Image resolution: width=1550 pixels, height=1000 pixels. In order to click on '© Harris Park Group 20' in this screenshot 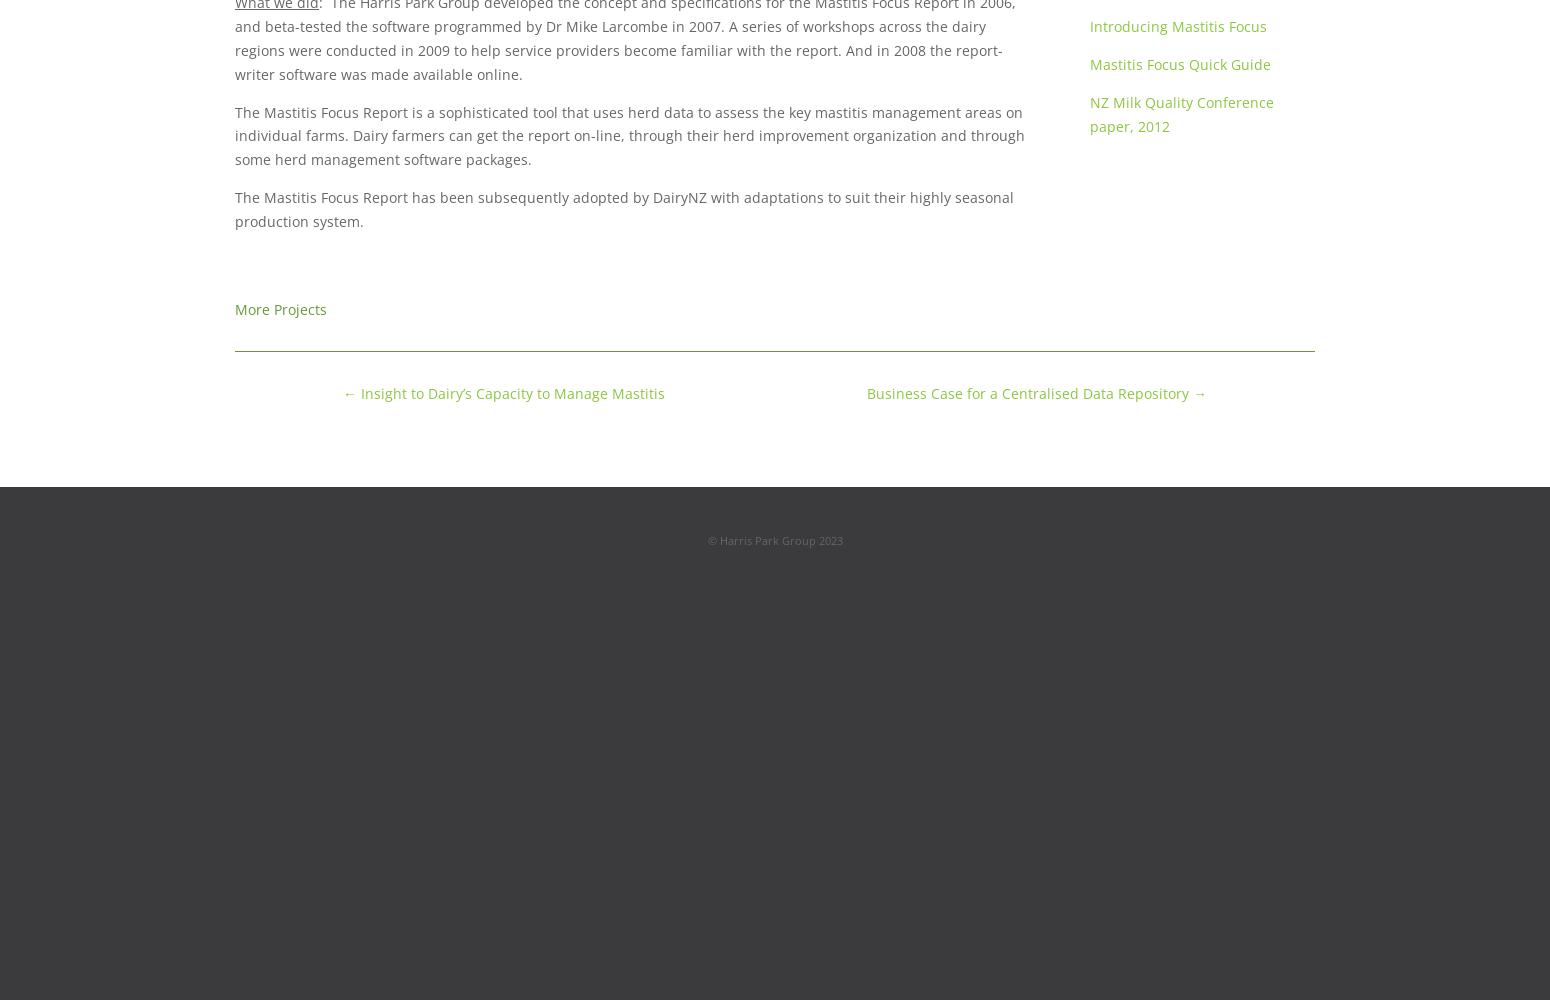, I will do `click(768, 539)`.